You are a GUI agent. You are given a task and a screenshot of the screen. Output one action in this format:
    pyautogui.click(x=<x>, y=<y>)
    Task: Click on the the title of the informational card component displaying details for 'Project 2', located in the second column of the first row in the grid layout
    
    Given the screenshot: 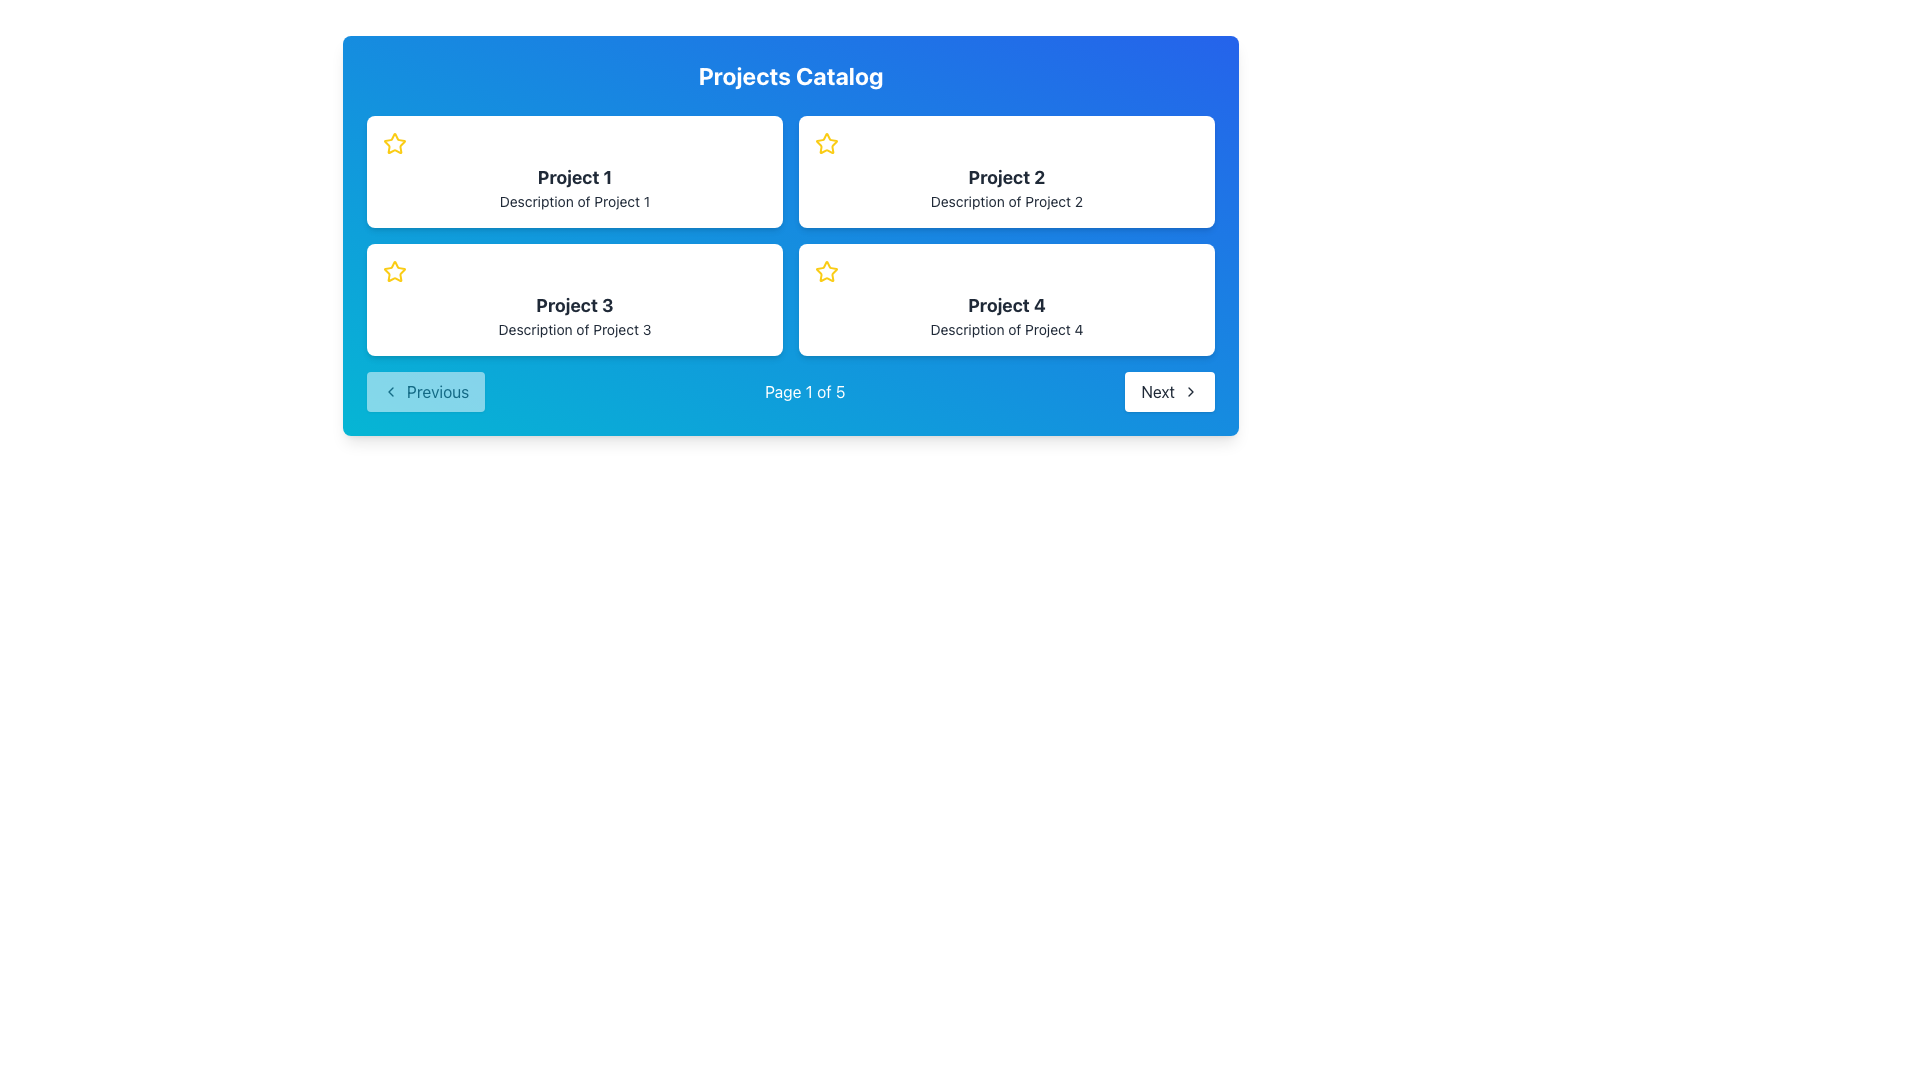 What is the action you would take?
    pyautogui.click(x=1007, y=171)
    